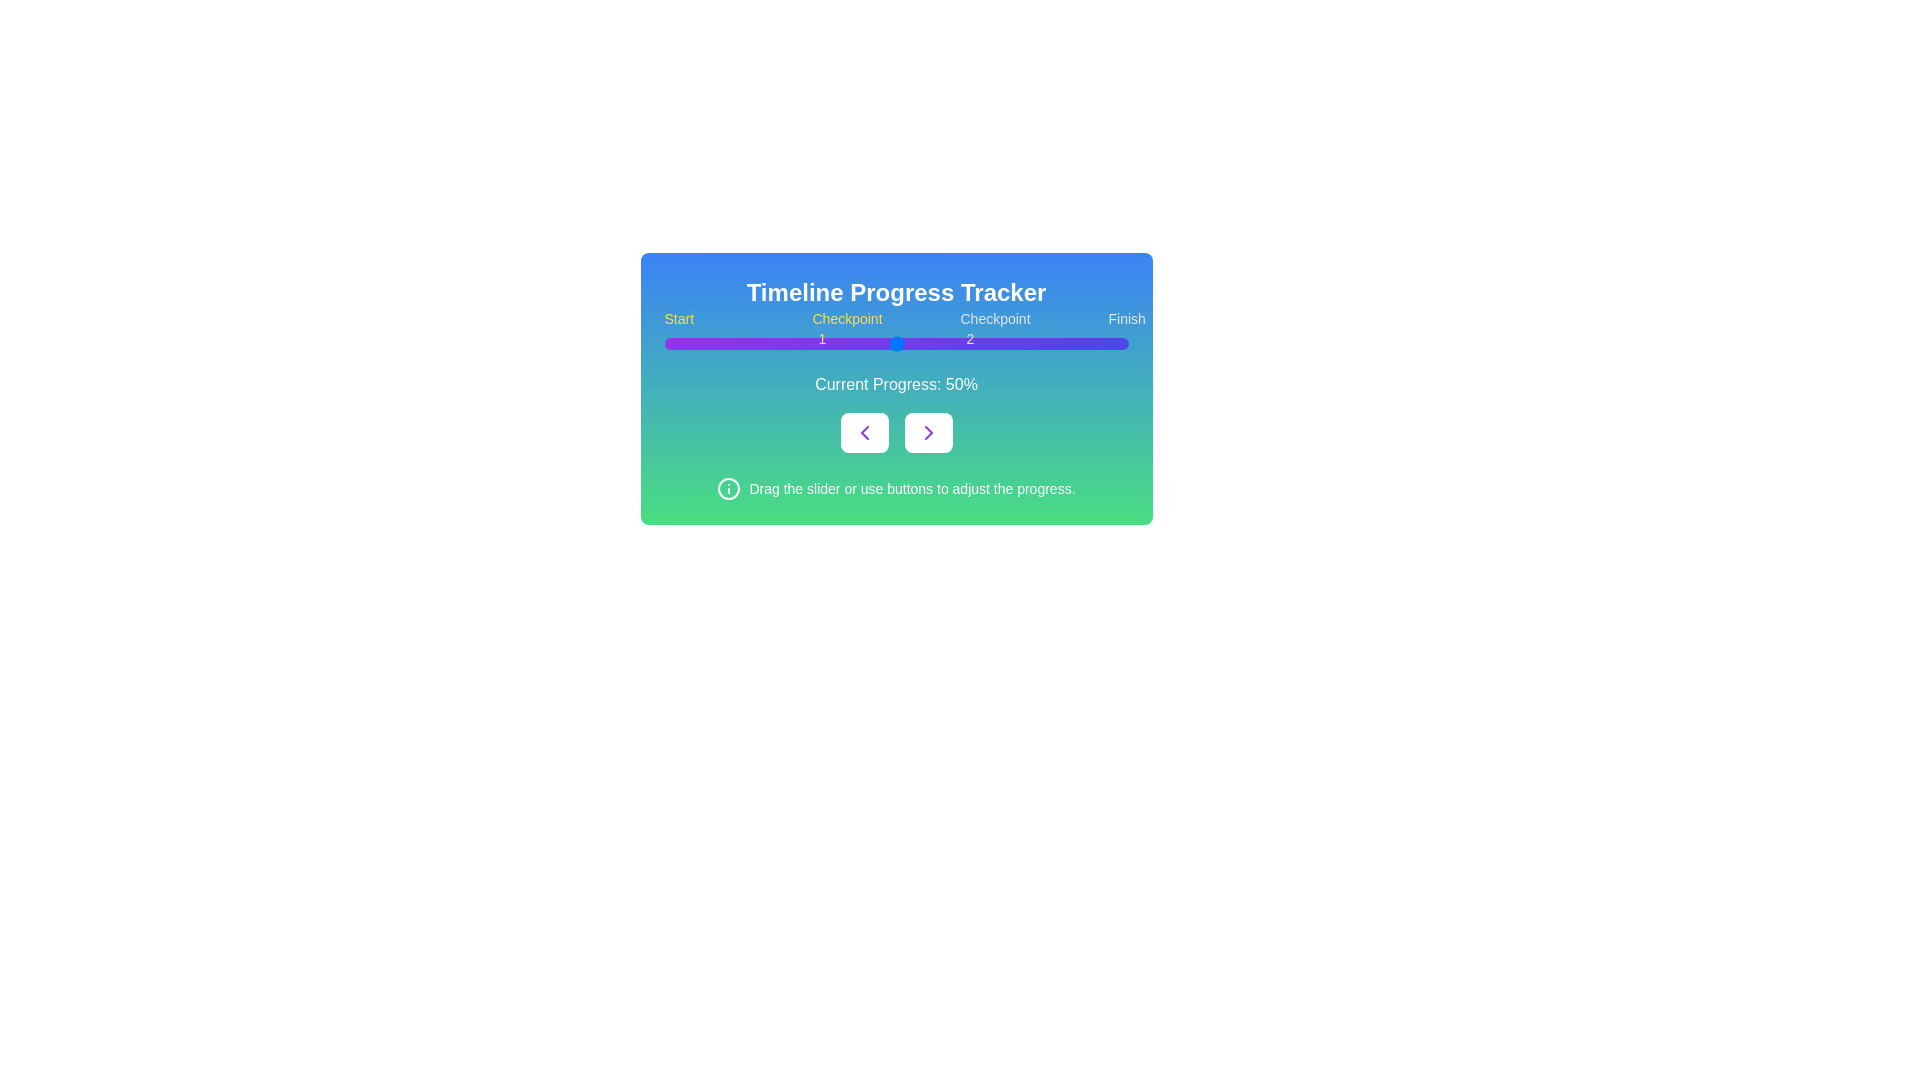 Image resolution: width=1920 pixels, height=1080 pixels. Describe the element at coordinates (895, 342) in the screenshot. I see `the range slider handle, which is located at the midpoint of the slider` at that location.